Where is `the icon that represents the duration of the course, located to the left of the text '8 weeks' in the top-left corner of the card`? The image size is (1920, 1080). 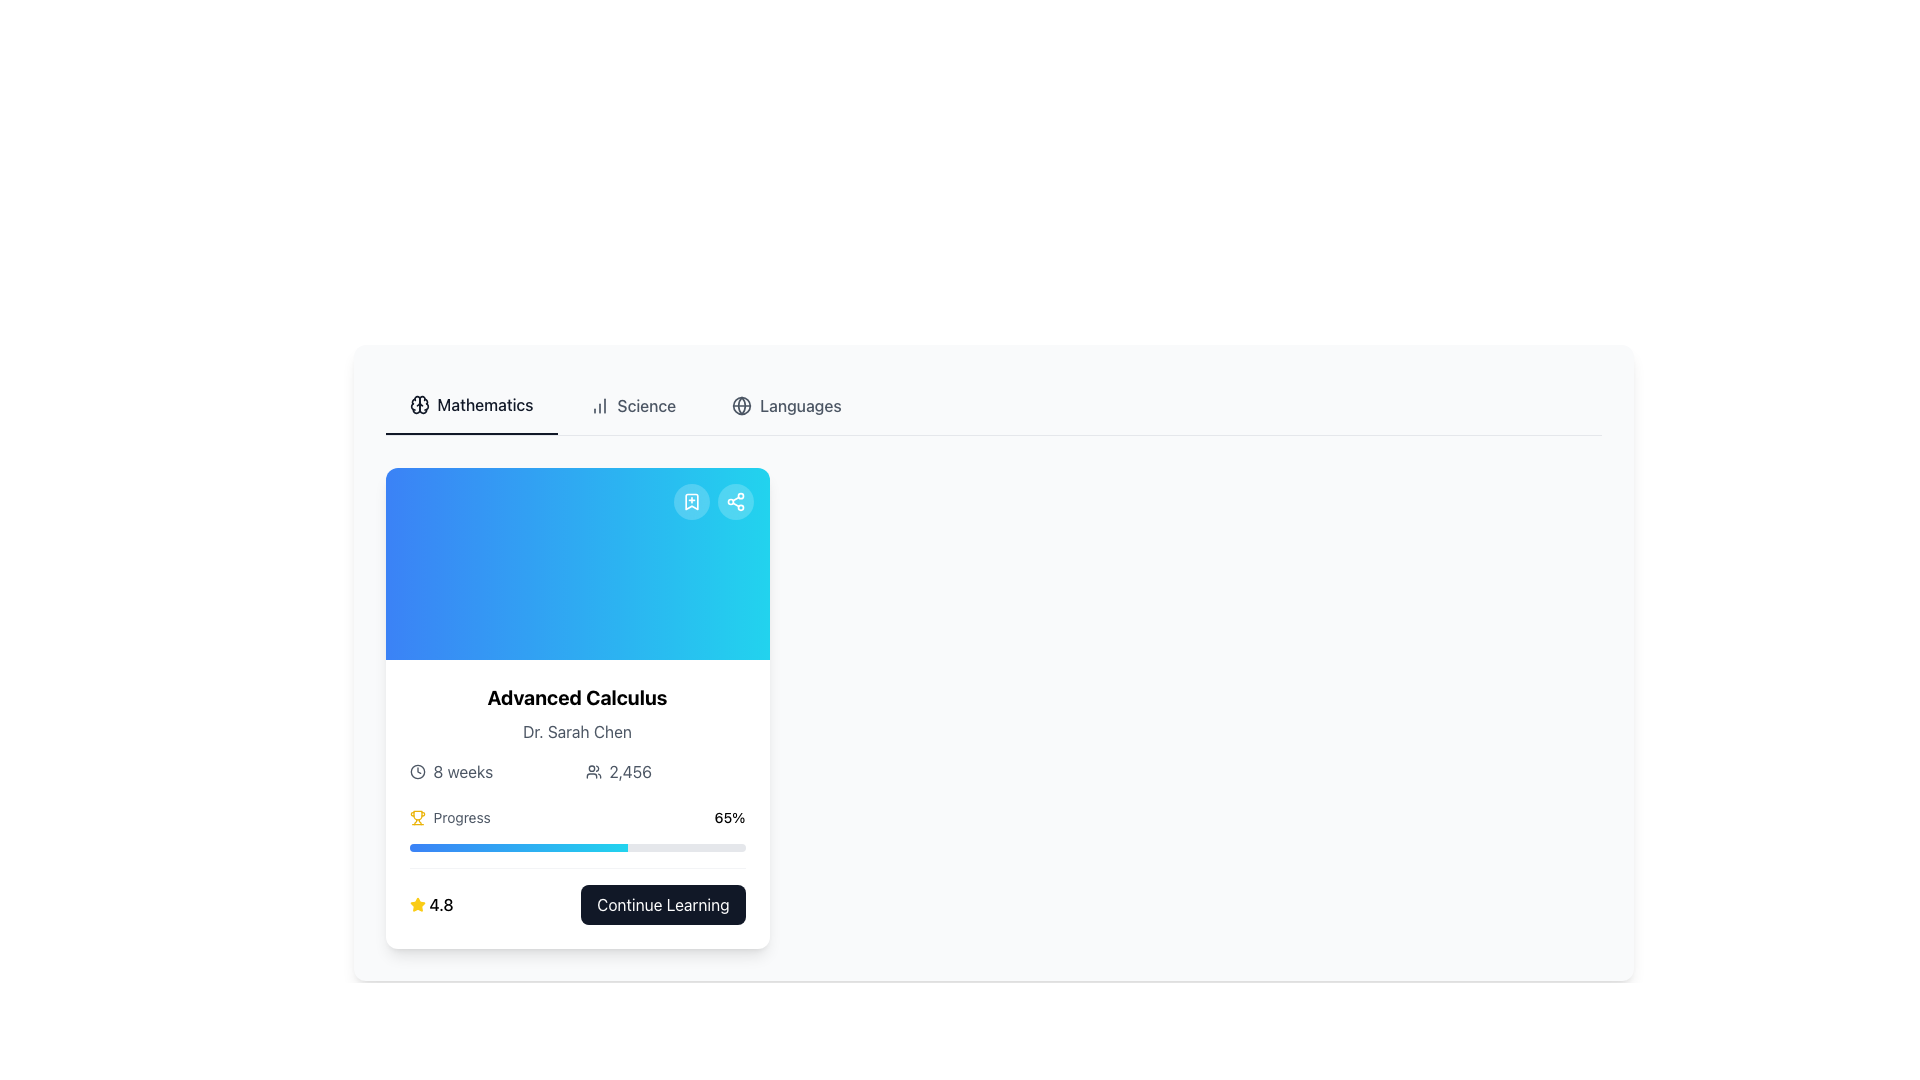 the icon that represents the duration of the course, located to the left of the text '8 weeks' in the top-left corner of the card is located at coordinates (416, 770).